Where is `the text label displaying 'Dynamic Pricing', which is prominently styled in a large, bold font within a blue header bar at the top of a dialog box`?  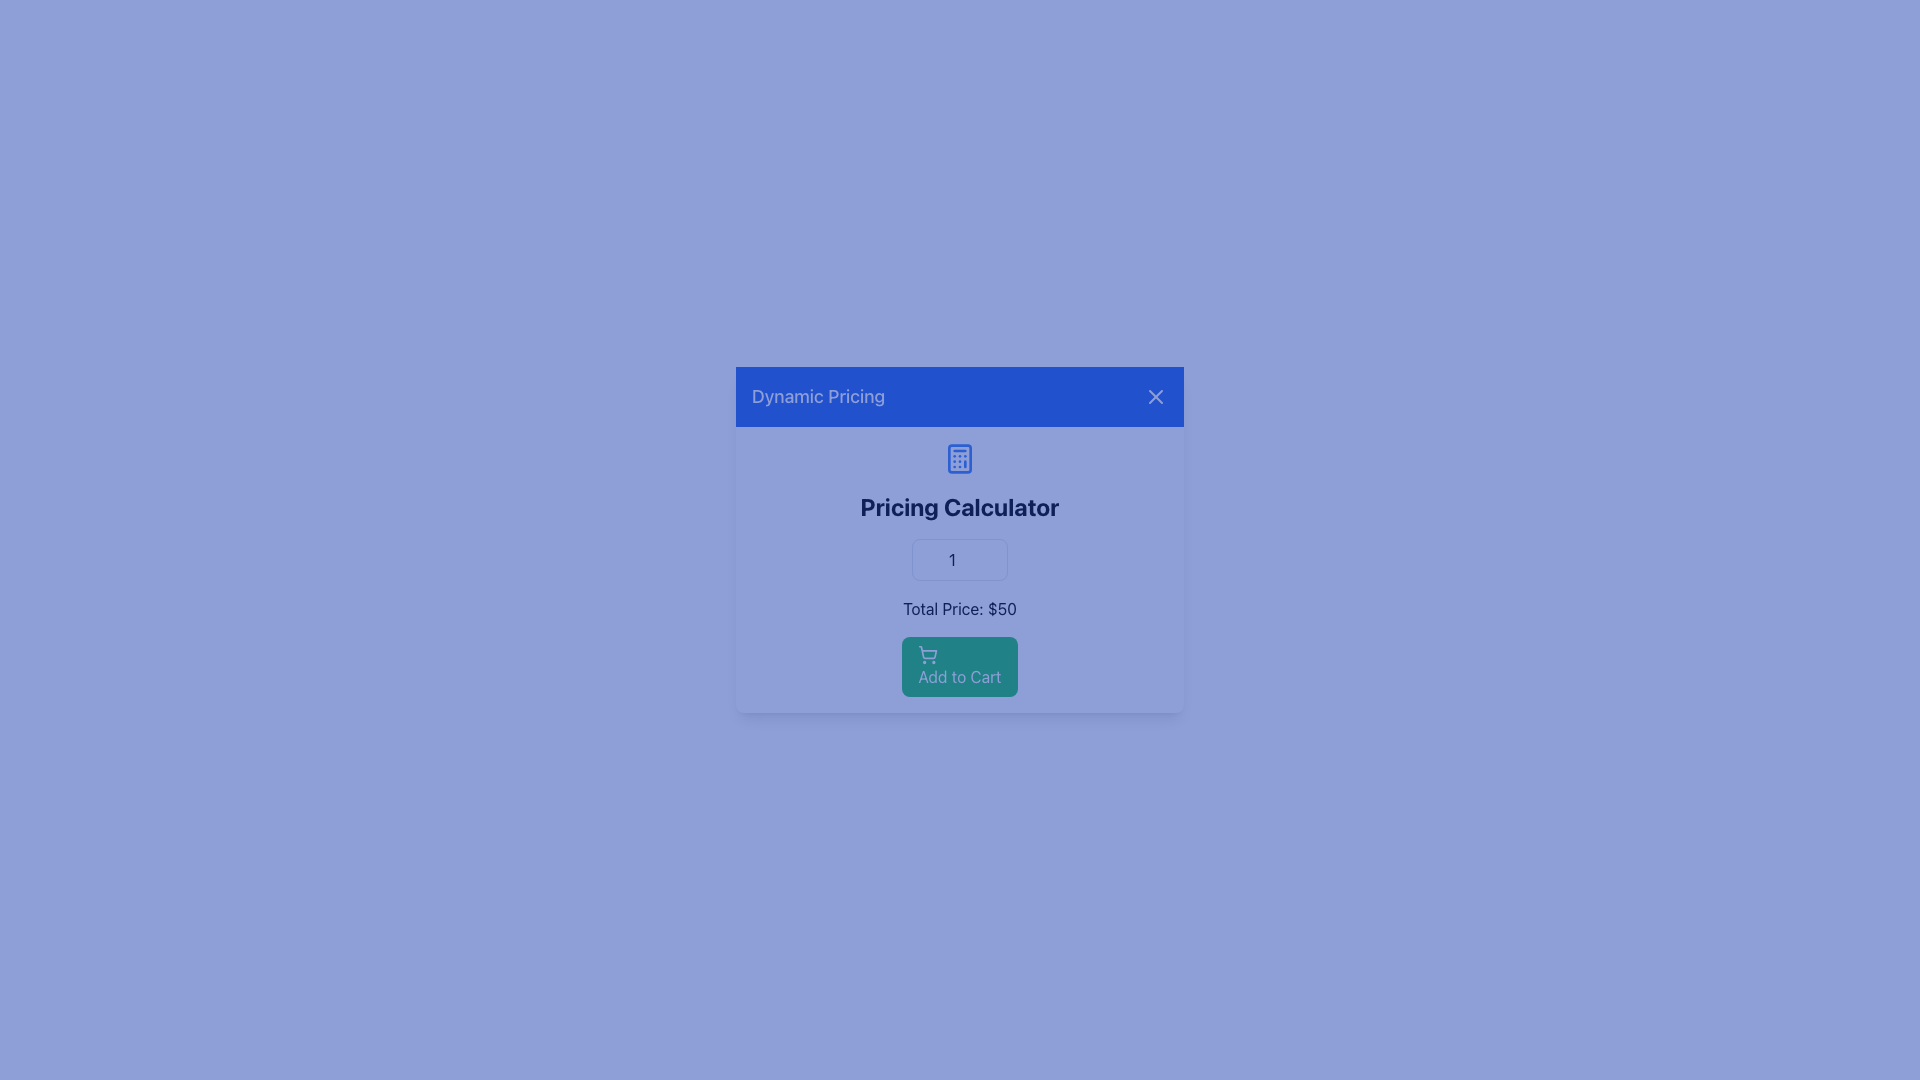 the text label displaying 'Dynamic Pricing', which is prominently styled in a large, bold font within a blue header bar at the top of a dialog box is located at coordinates (818, 397).